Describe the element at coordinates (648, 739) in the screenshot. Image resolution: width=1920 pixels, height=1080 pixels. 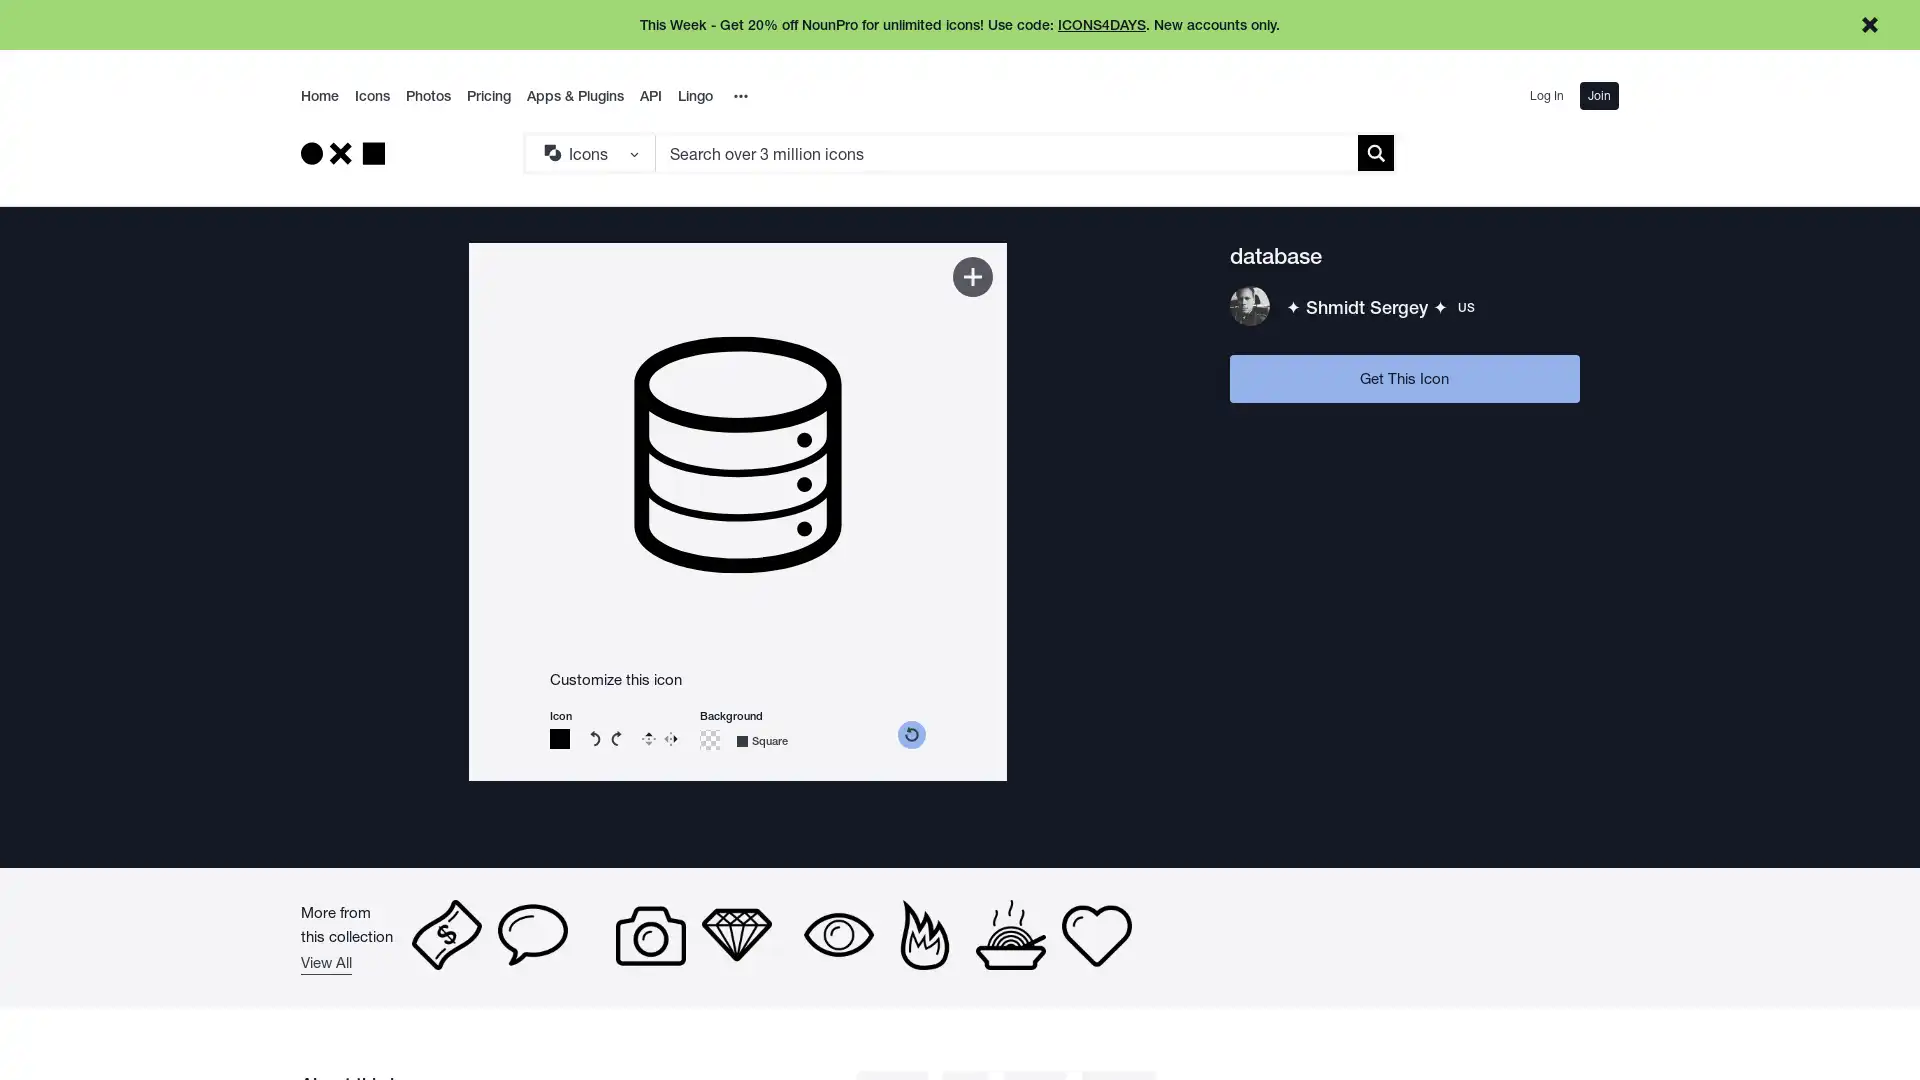
I see `Flip` at that location.